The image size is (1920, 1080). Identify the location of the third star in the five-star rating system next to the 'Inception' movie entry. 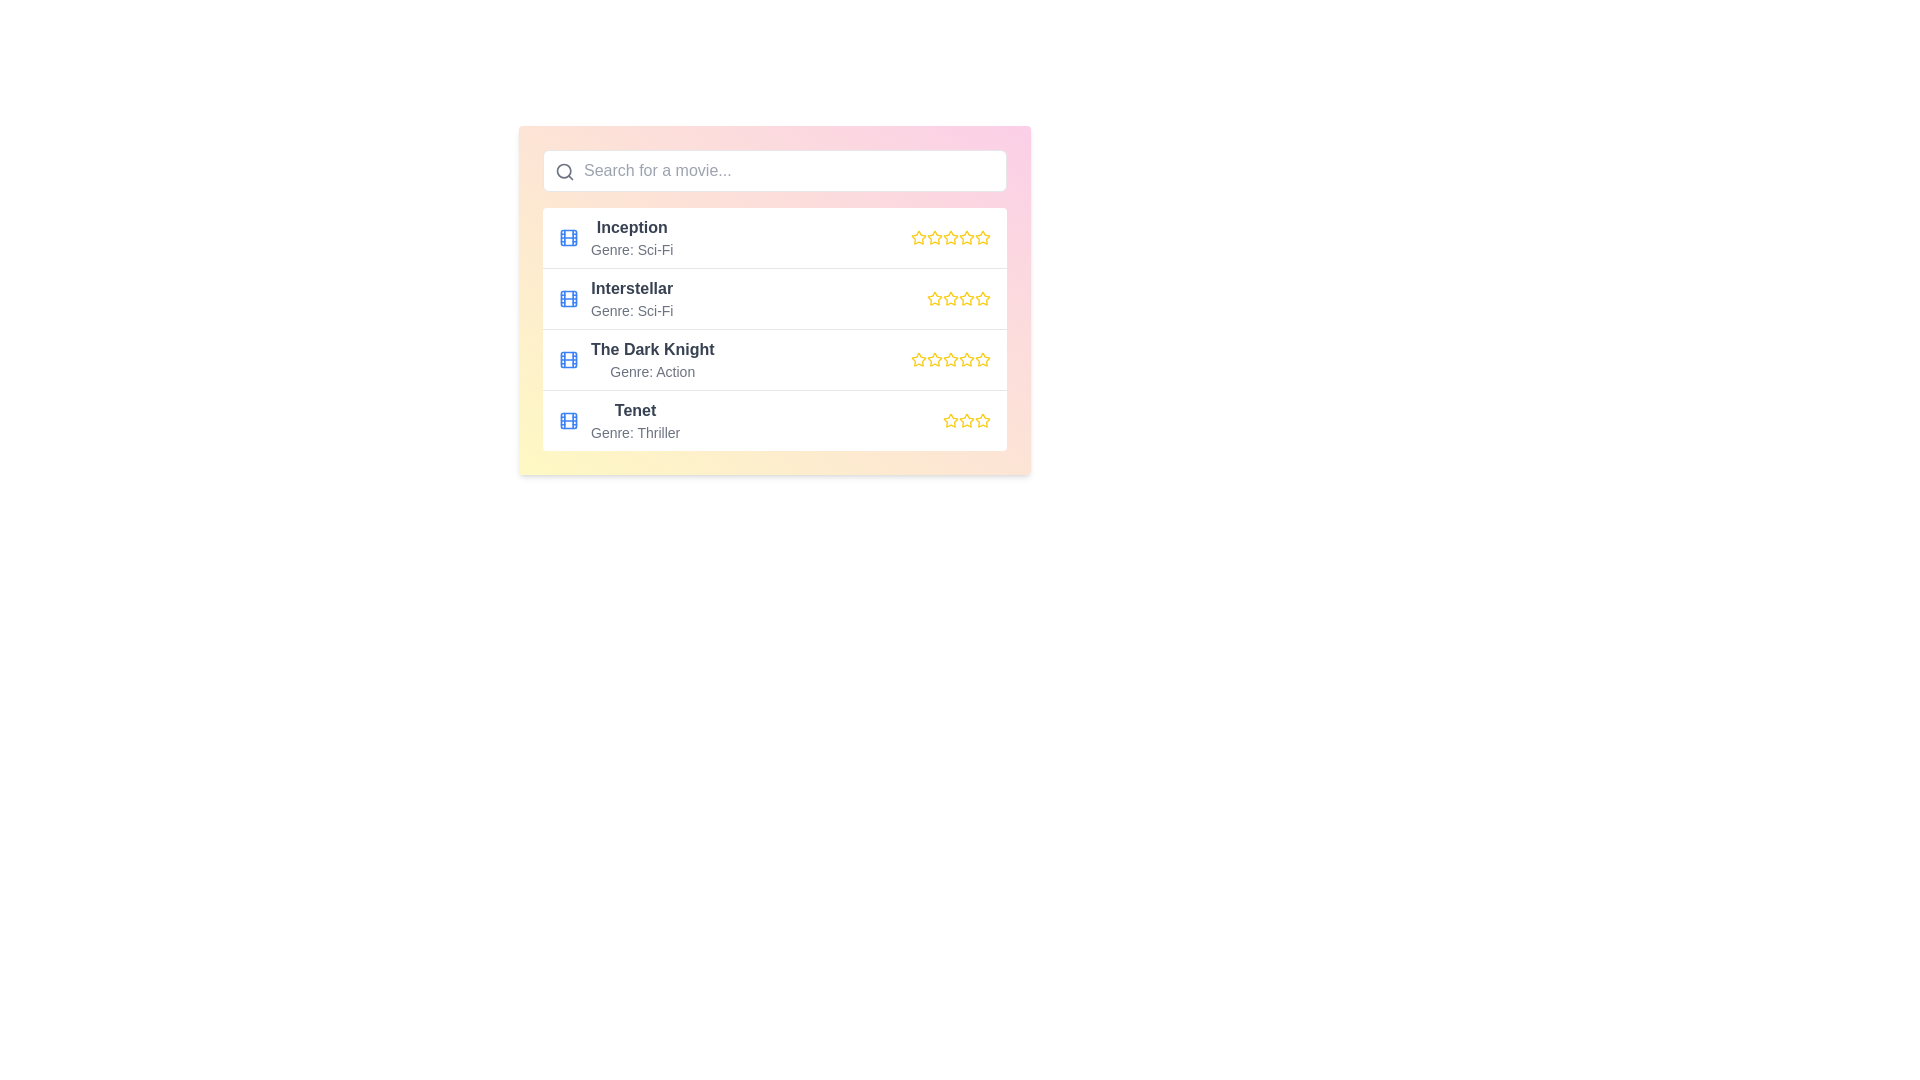
(934, 237).